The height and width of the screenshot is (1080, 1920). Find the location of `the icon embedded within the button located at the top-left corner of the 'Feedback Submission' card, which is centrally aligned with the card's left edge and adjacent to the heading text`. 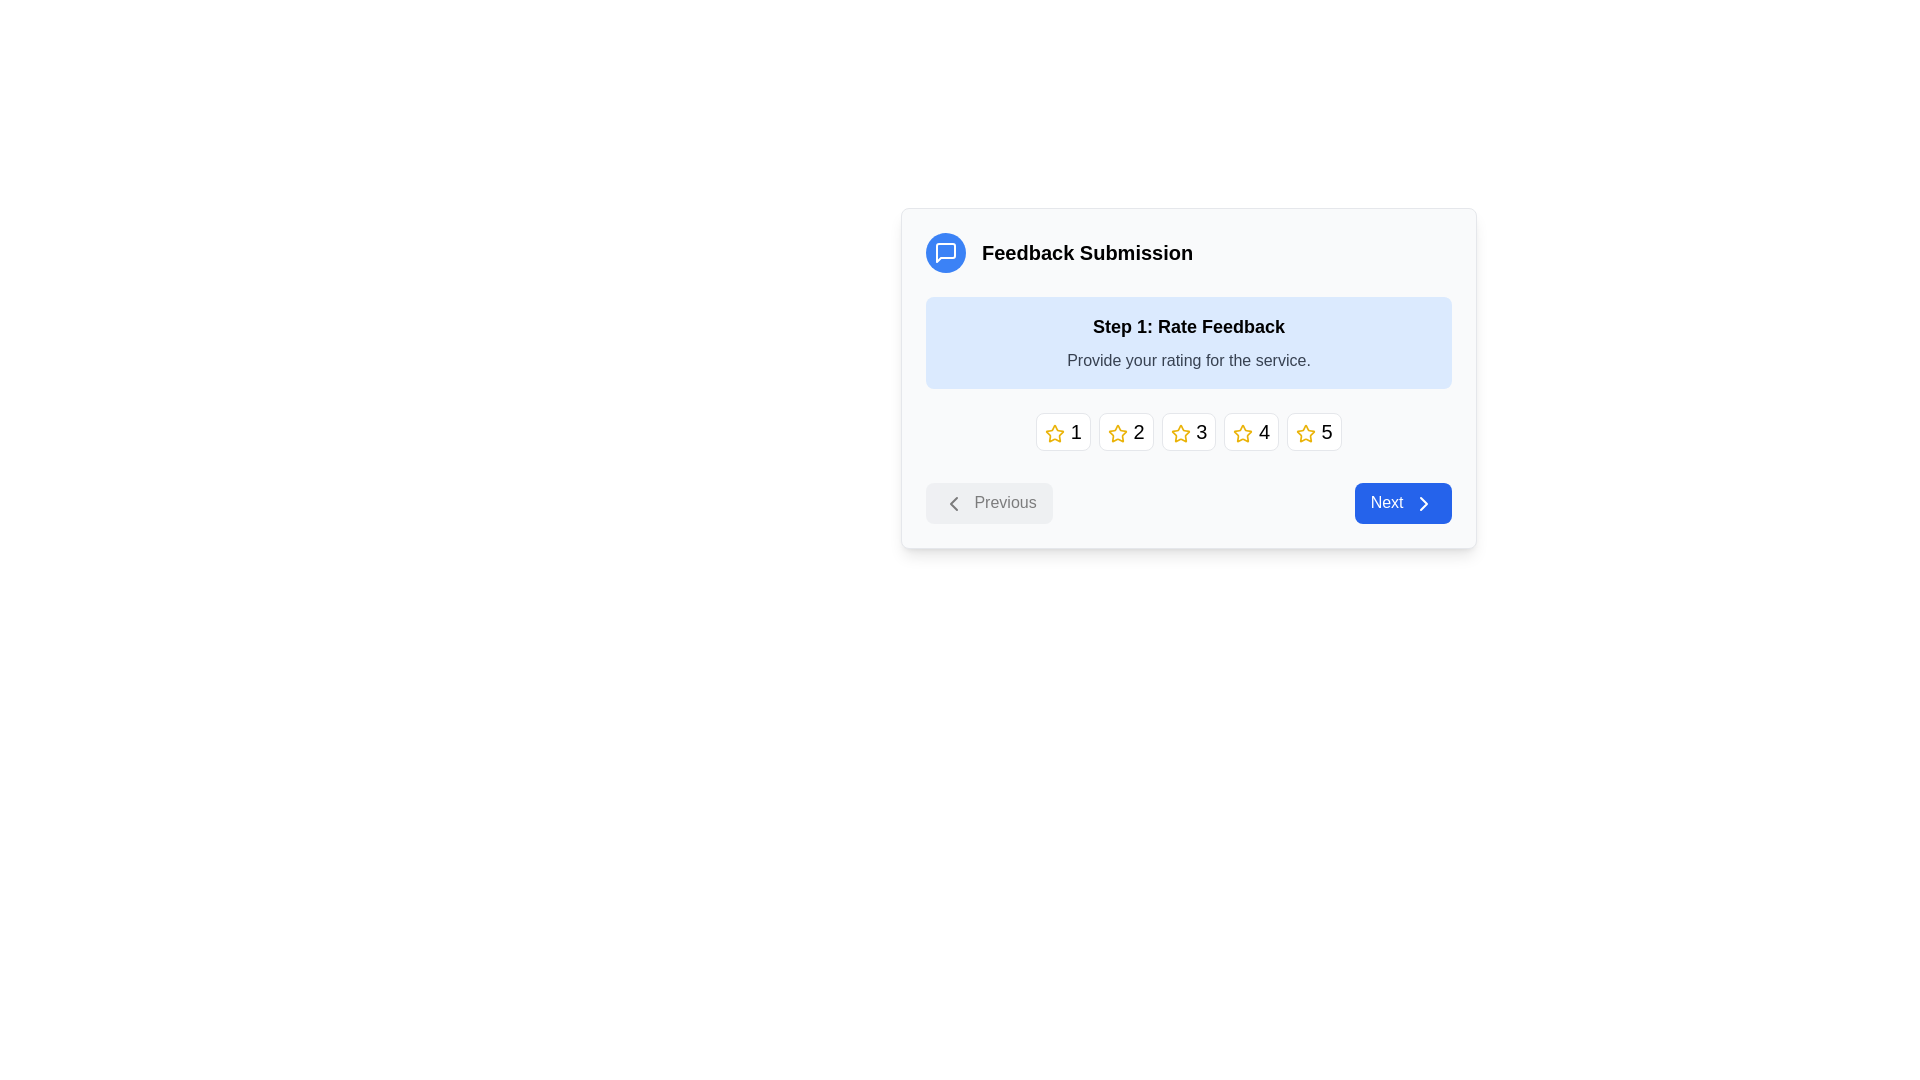

the icon embedded within the button located at the top-left corner of the 'Feedback Submission' card, which is centrally aligned with the card's left edge and adjacent to the heading text is located at coordinates (944, 252).